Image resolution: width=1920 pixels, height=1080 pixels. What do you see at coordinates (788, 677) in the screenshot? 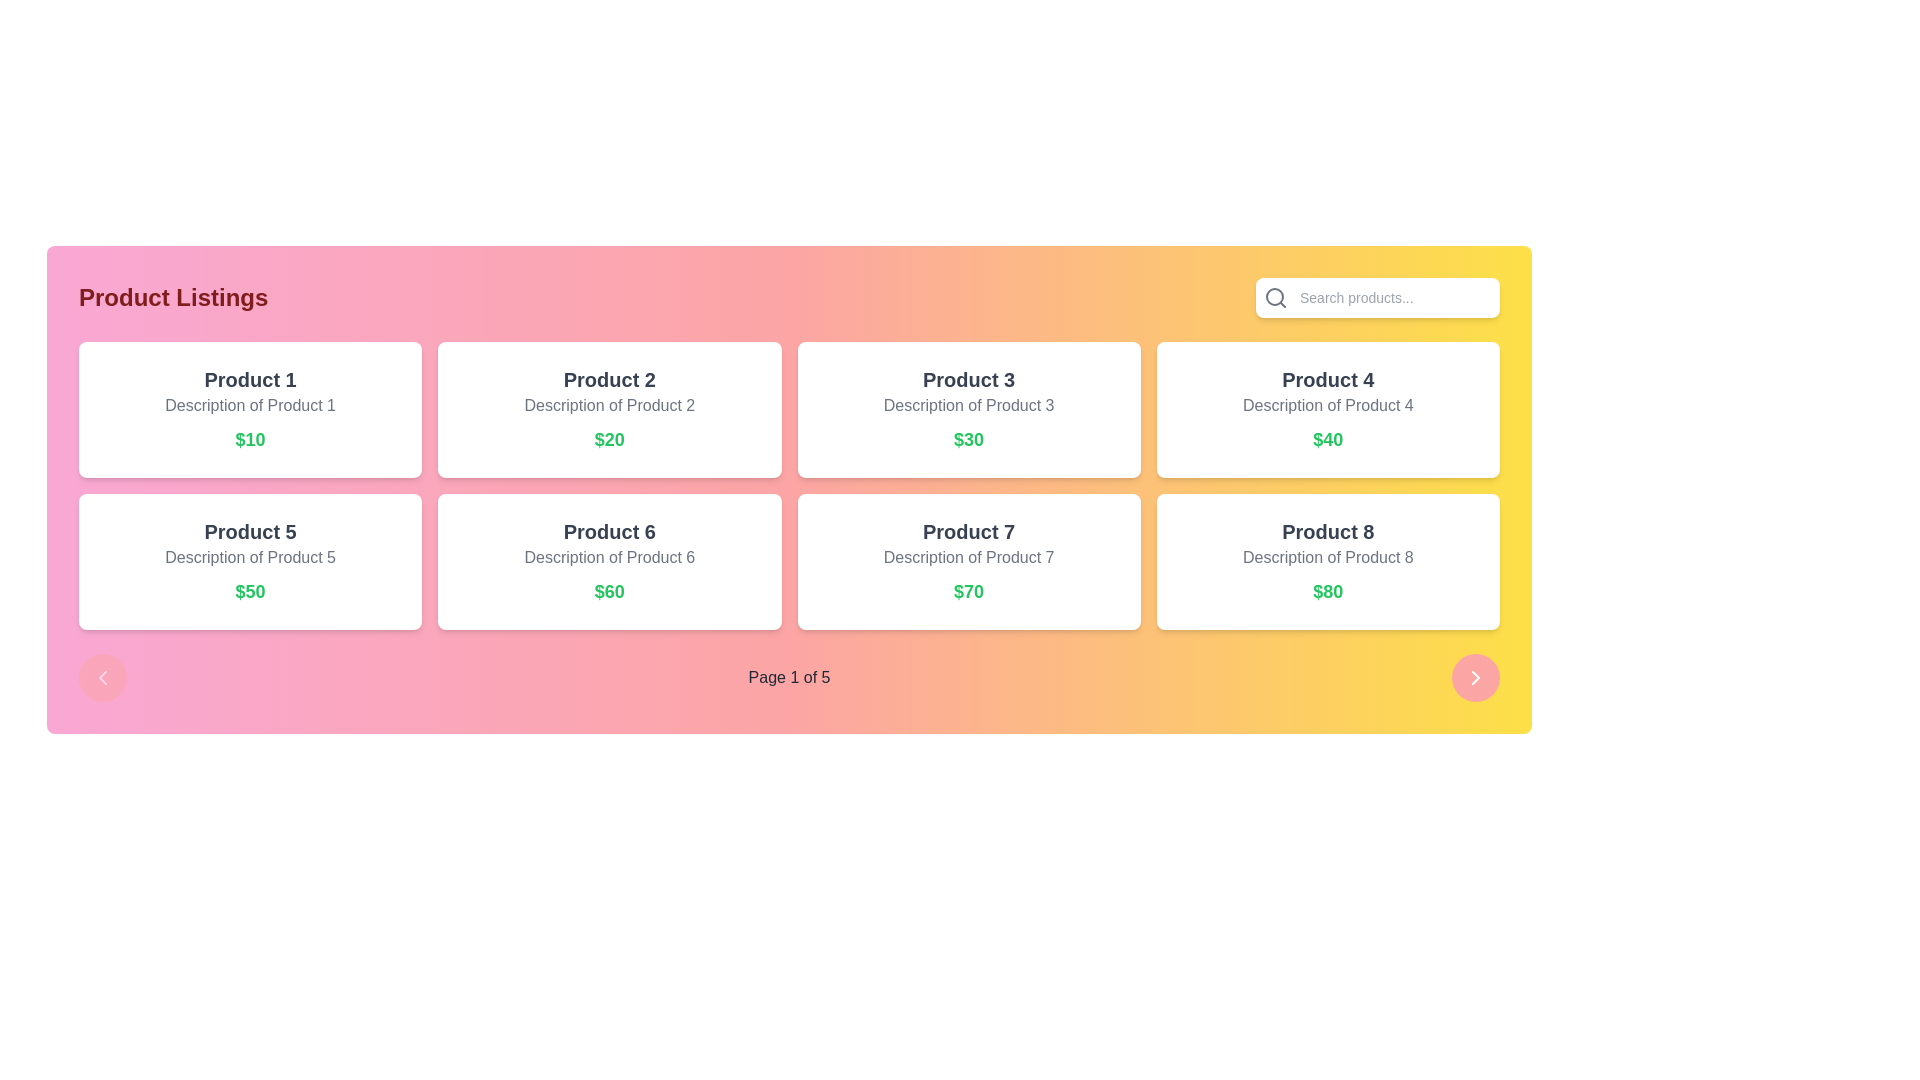
I see `the pagination indicator text label that shows the current page number and total pages, located centrally near the bottom of the product listing interface, between the left and right navigation buttons` at bounding box center [788, 677].